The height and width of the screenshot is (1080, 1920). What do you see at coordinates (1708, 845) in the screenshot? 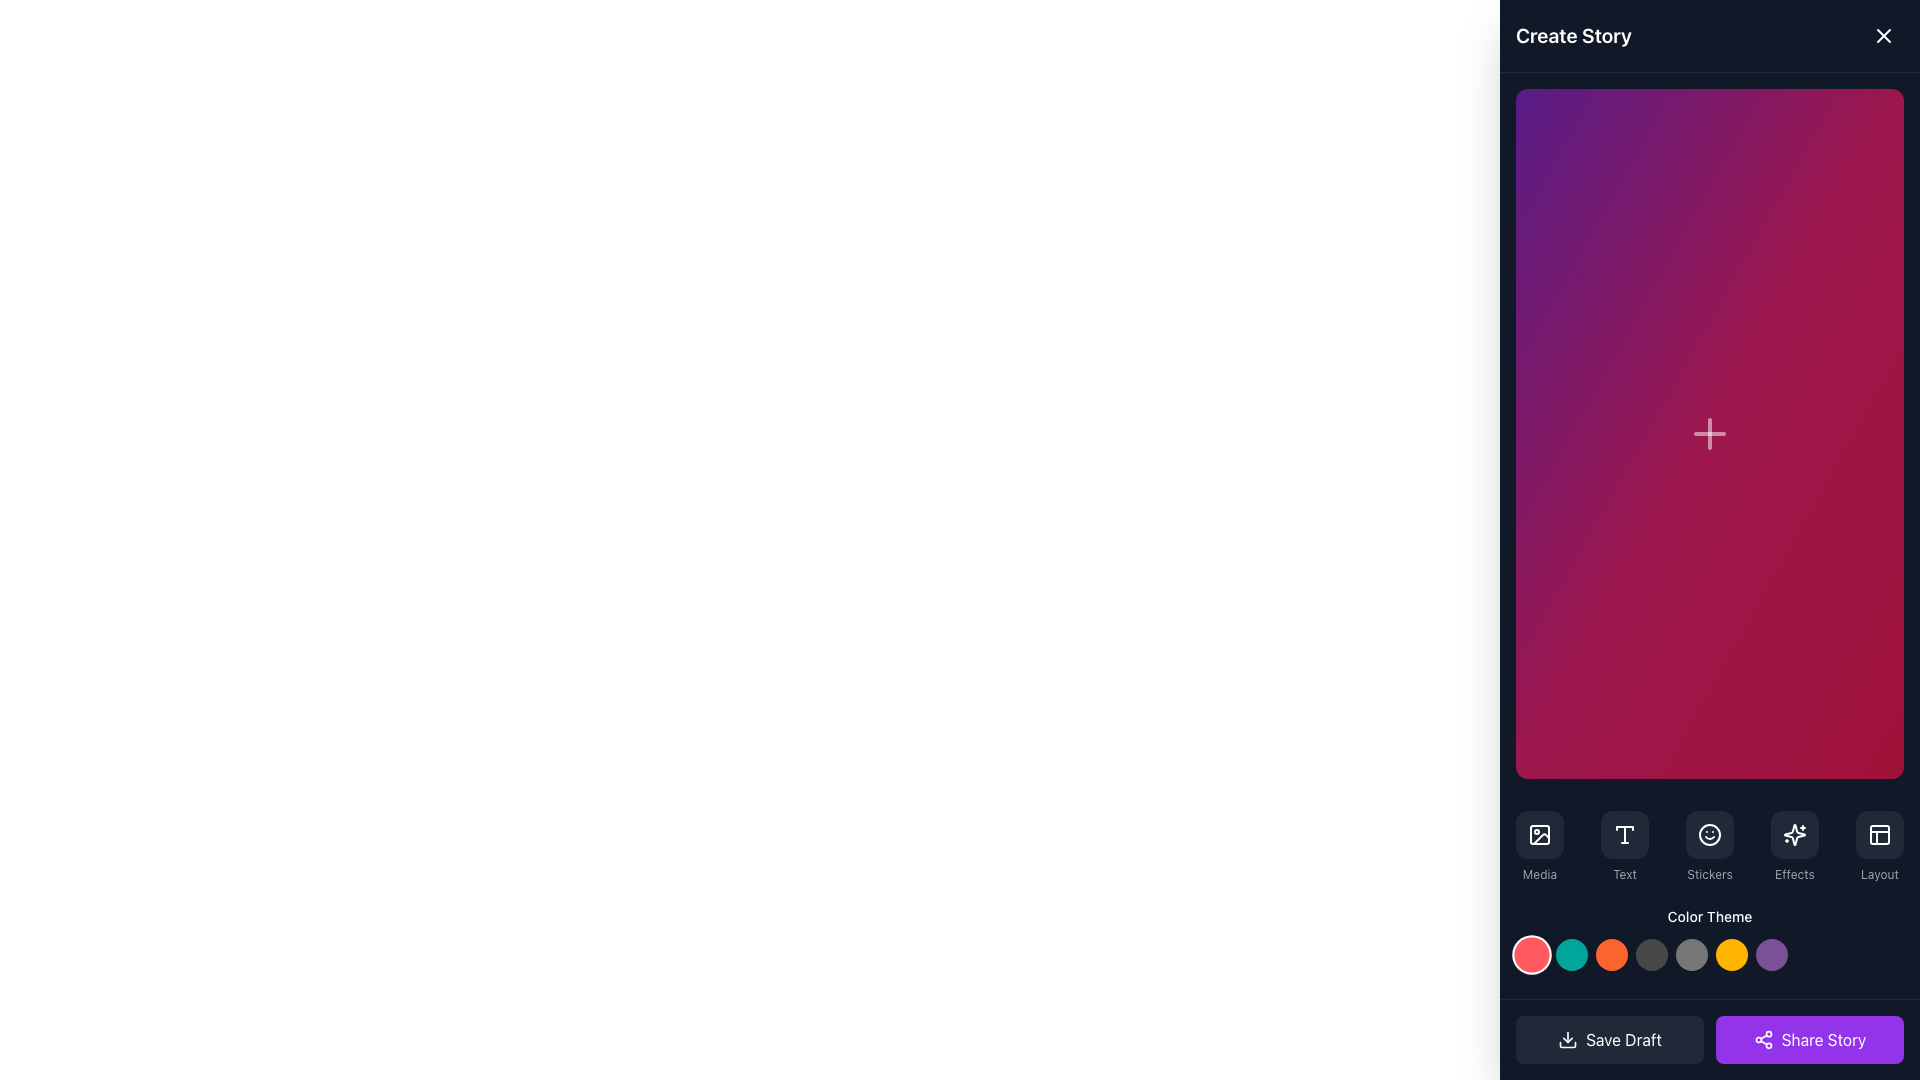
I see `the circular 'Stickers' button featuring a smiling face icon on a dark gray background` at bounding box center [1708, 845].